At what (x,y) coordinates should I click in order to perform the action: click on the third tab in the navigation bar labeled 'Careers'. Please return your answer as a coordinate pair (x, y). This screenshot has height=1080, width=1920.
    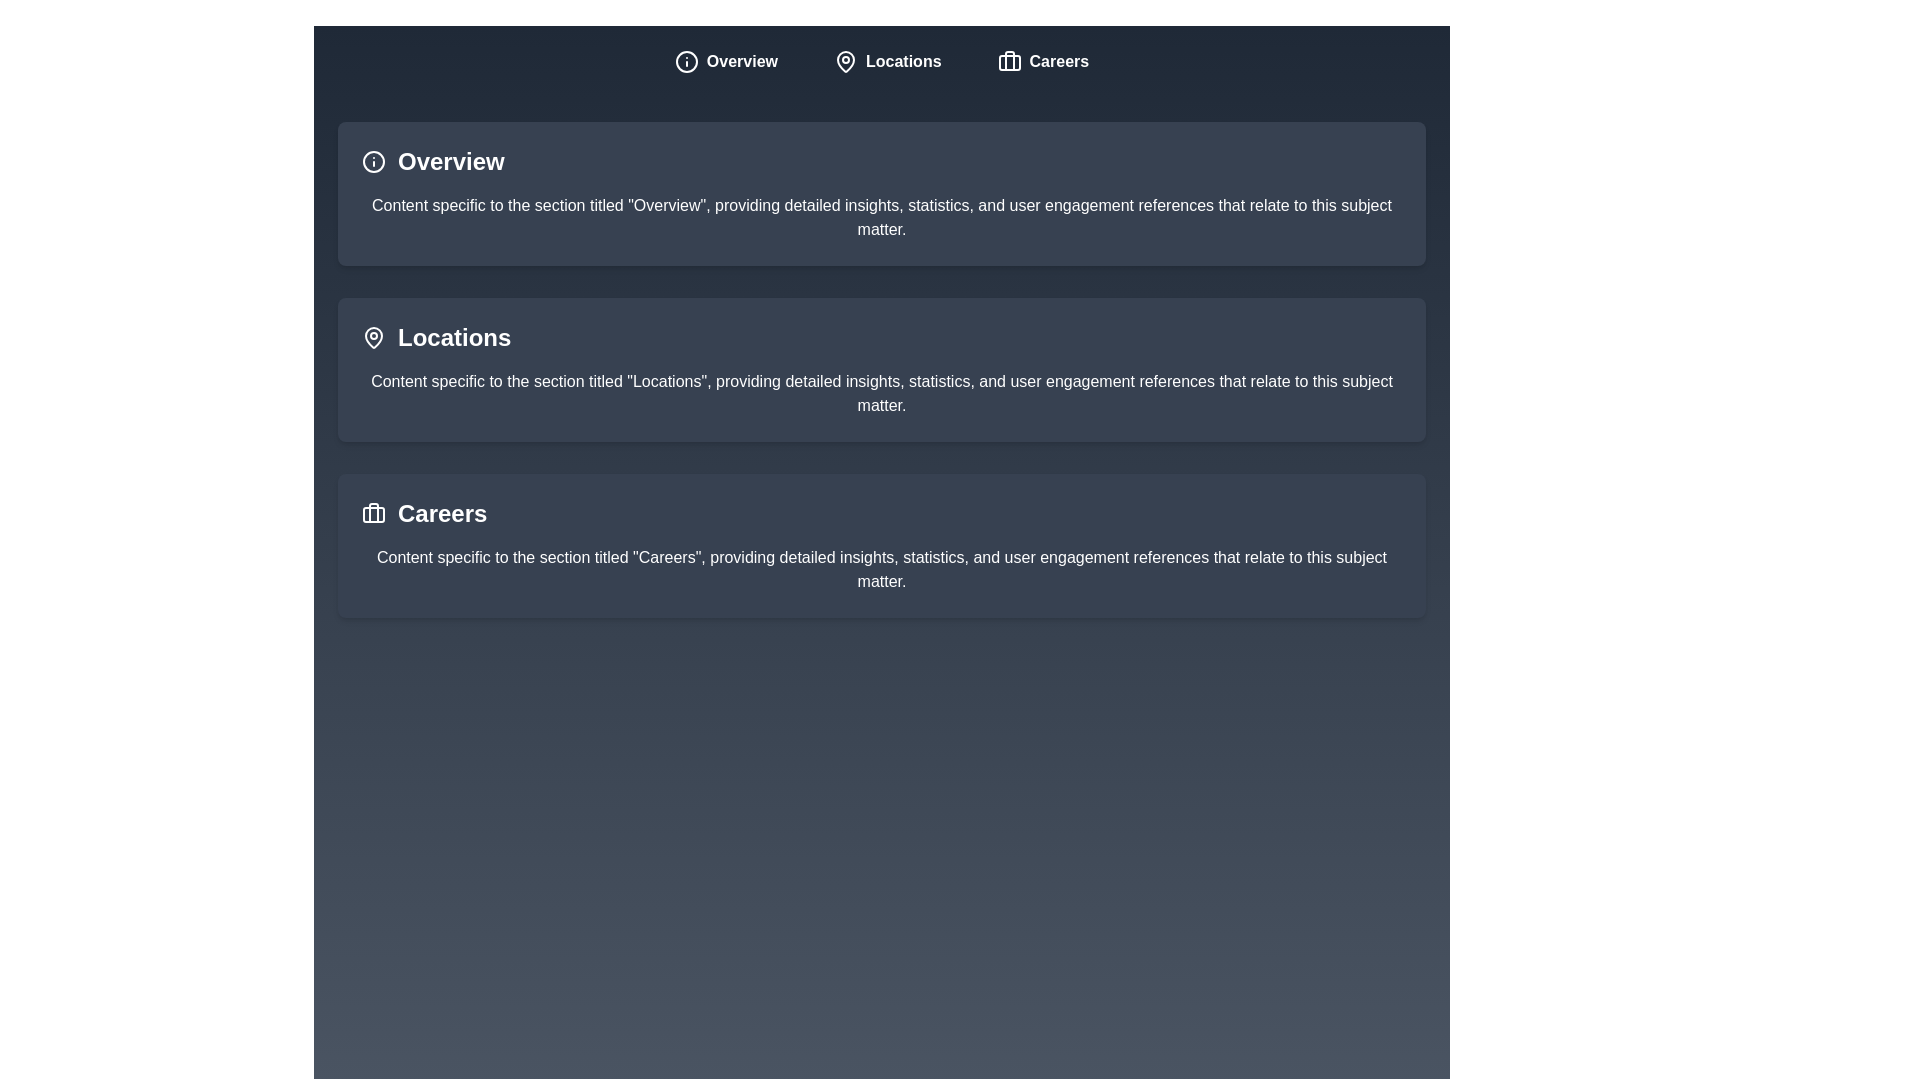
    Looking at the image, I should click on (1042, 60).